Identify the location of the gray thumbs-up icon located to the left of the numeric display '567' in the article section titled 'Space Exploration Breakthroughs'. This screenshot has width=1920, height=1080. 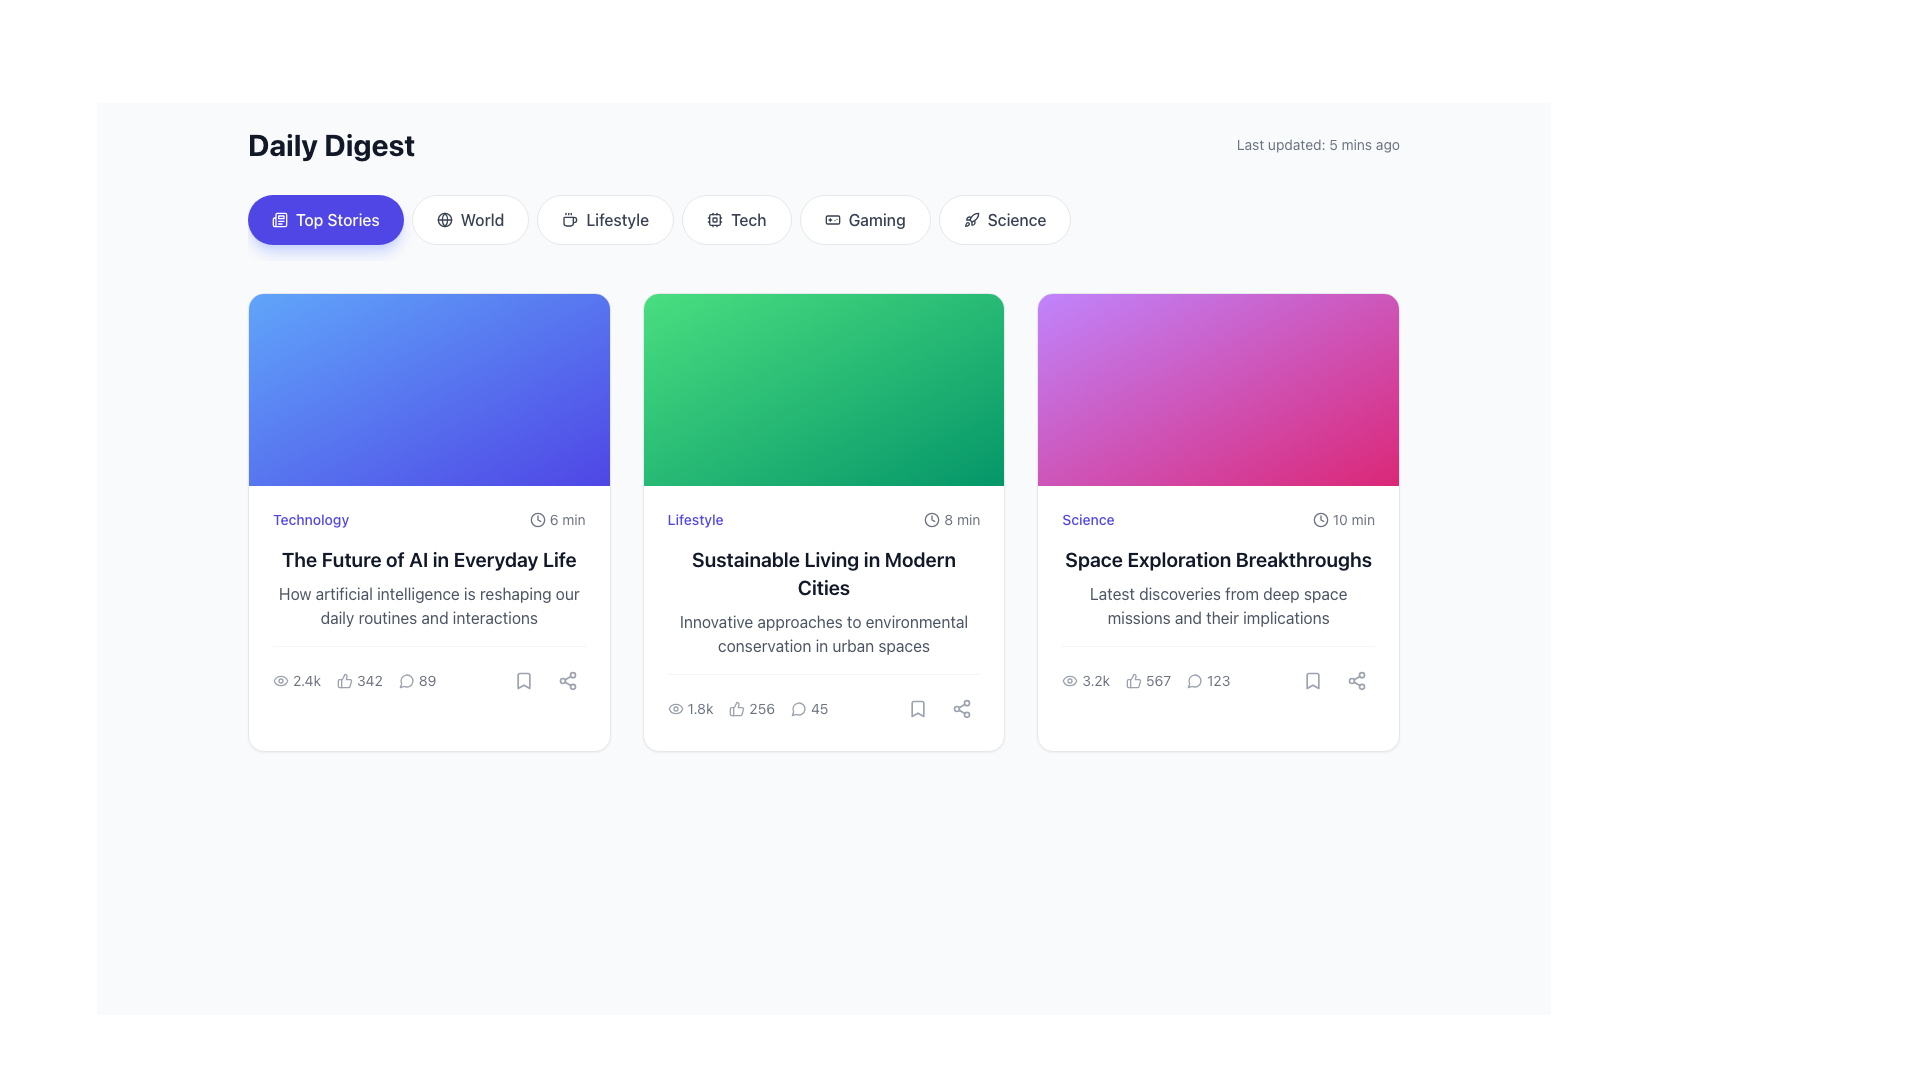
(1133, 680).